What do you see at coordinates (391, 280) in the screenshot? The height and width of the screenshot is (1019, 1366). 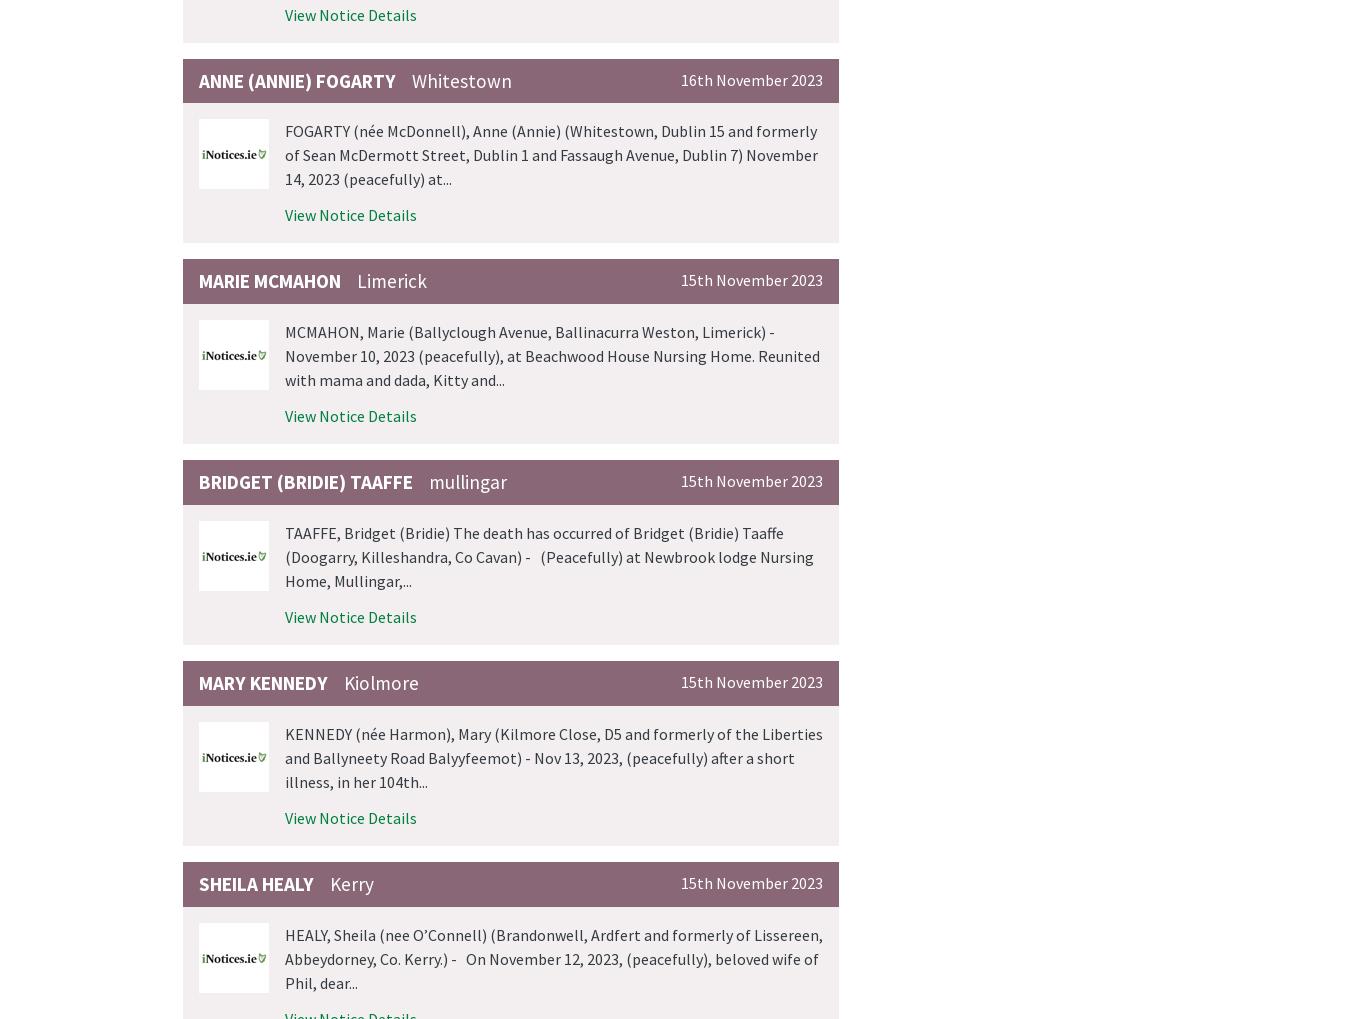 I see `'Limerick'` at bounding box center [391, 280].